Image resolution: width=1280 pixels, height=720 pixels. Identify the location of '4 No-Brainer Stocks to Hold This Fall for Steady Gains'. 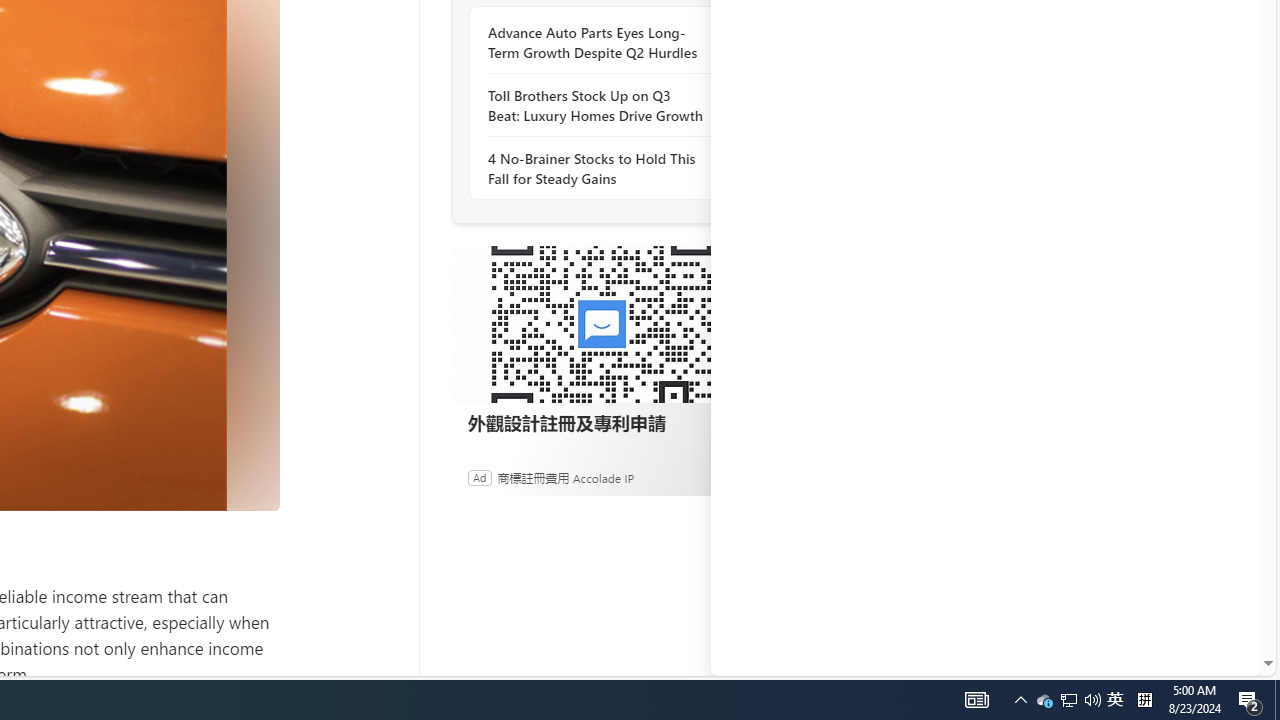
(595, 167).